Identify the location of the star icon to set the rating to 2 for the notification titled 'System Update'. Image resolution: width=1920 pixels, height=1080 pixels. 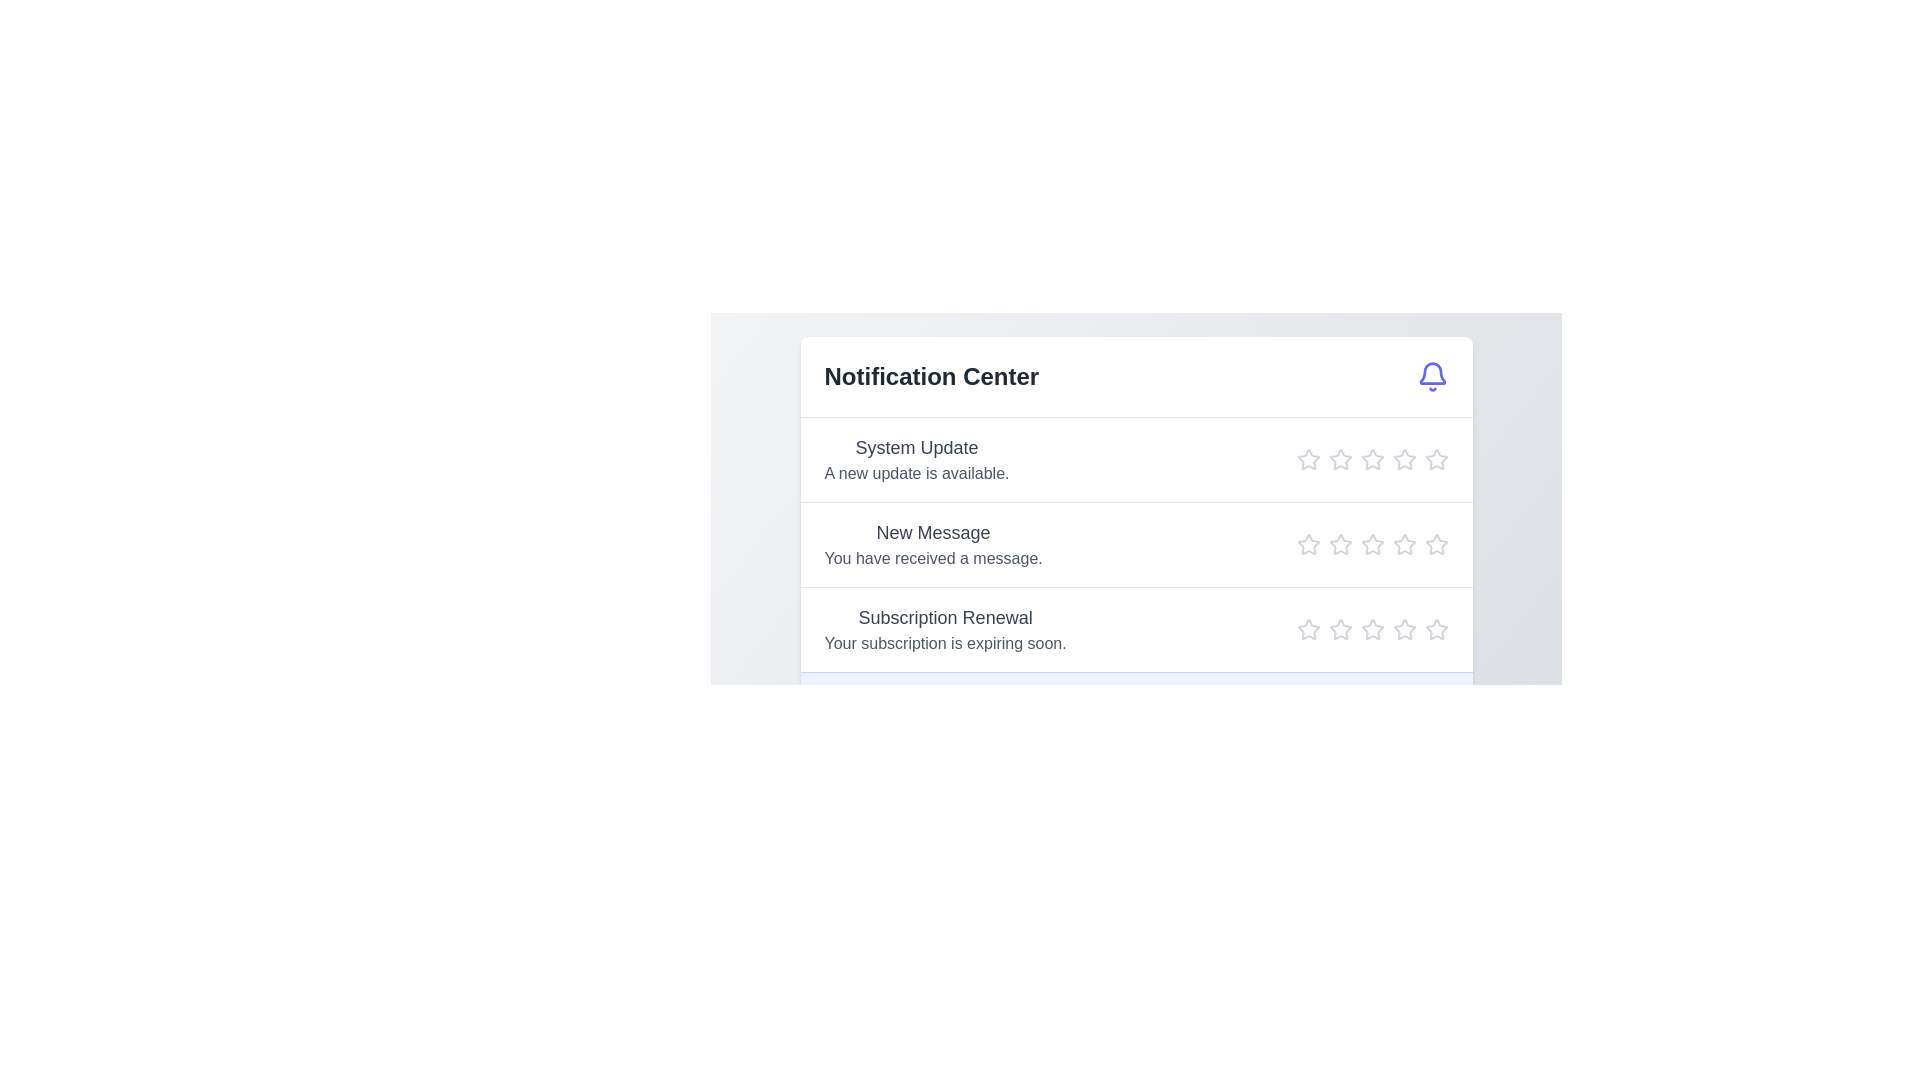
(1340, 459).